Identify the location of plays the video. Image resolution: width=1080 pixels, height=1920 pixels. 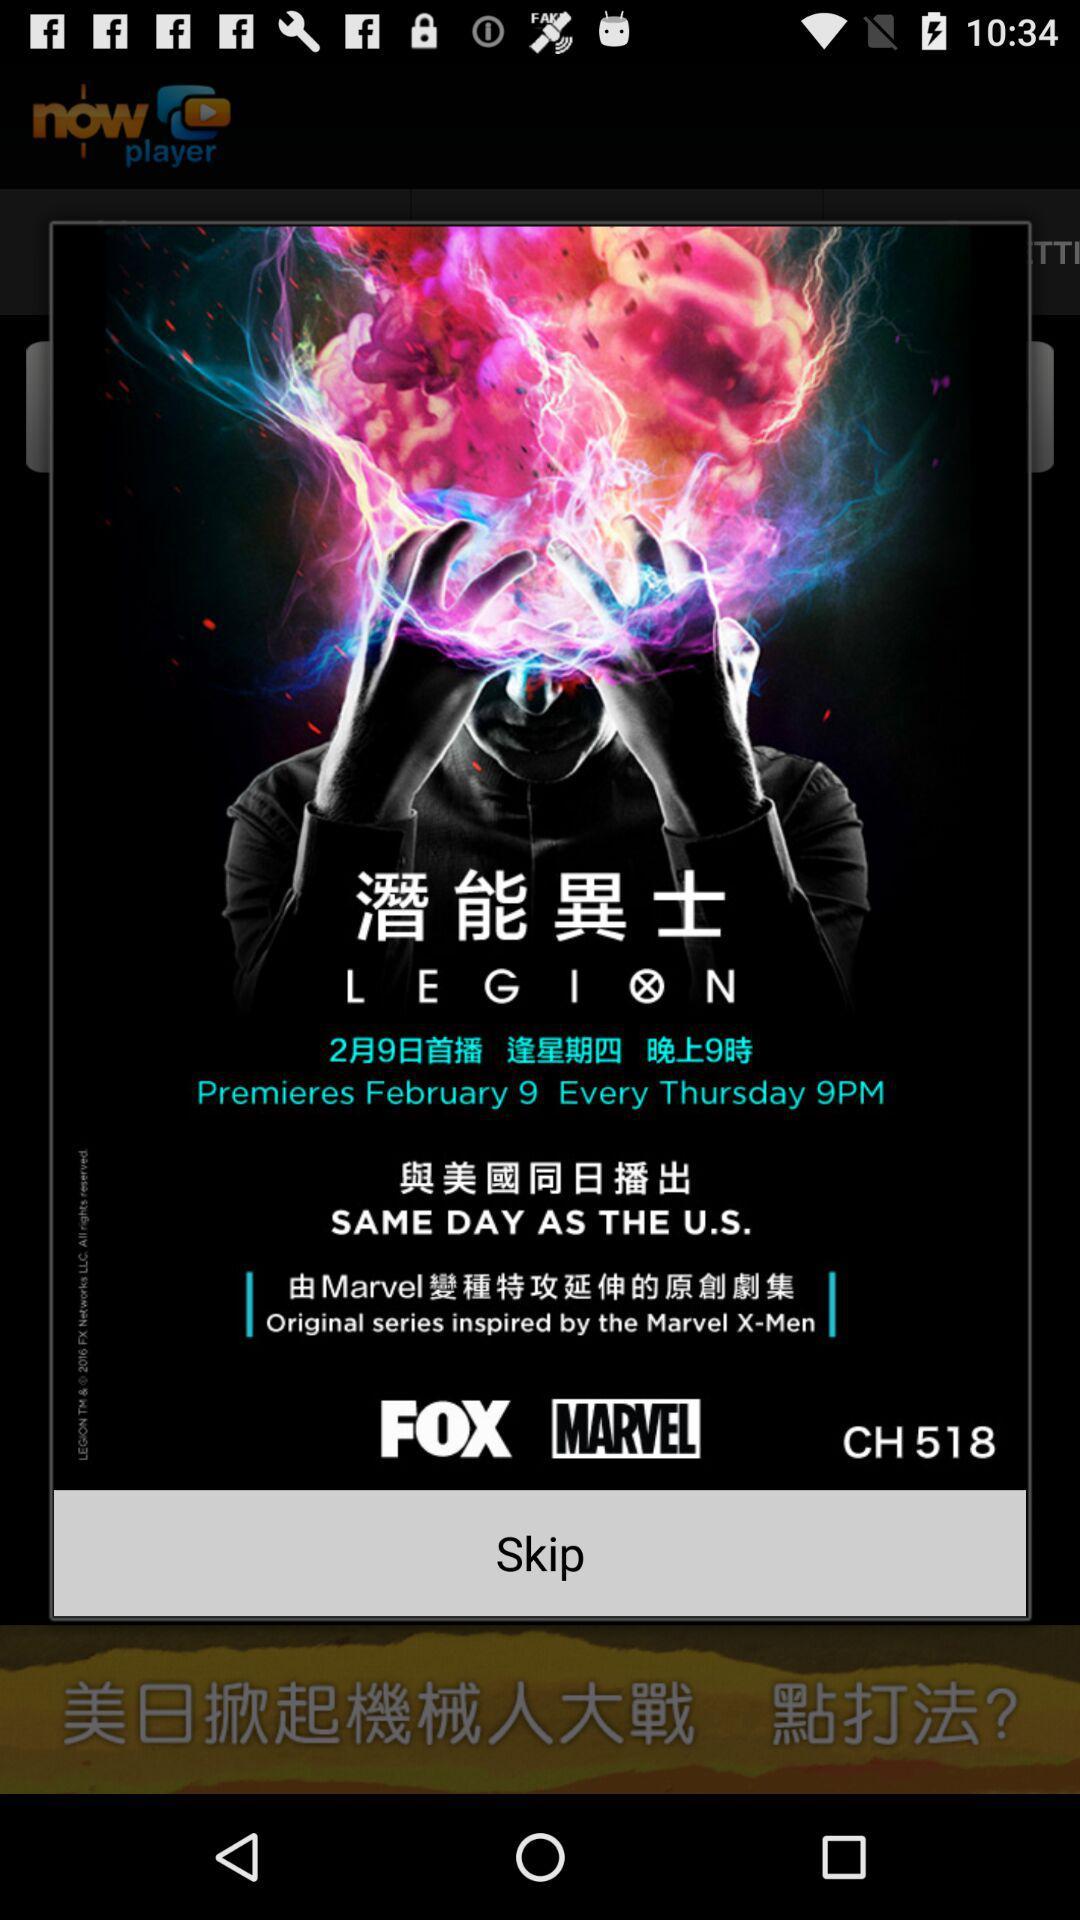
(540, 858).